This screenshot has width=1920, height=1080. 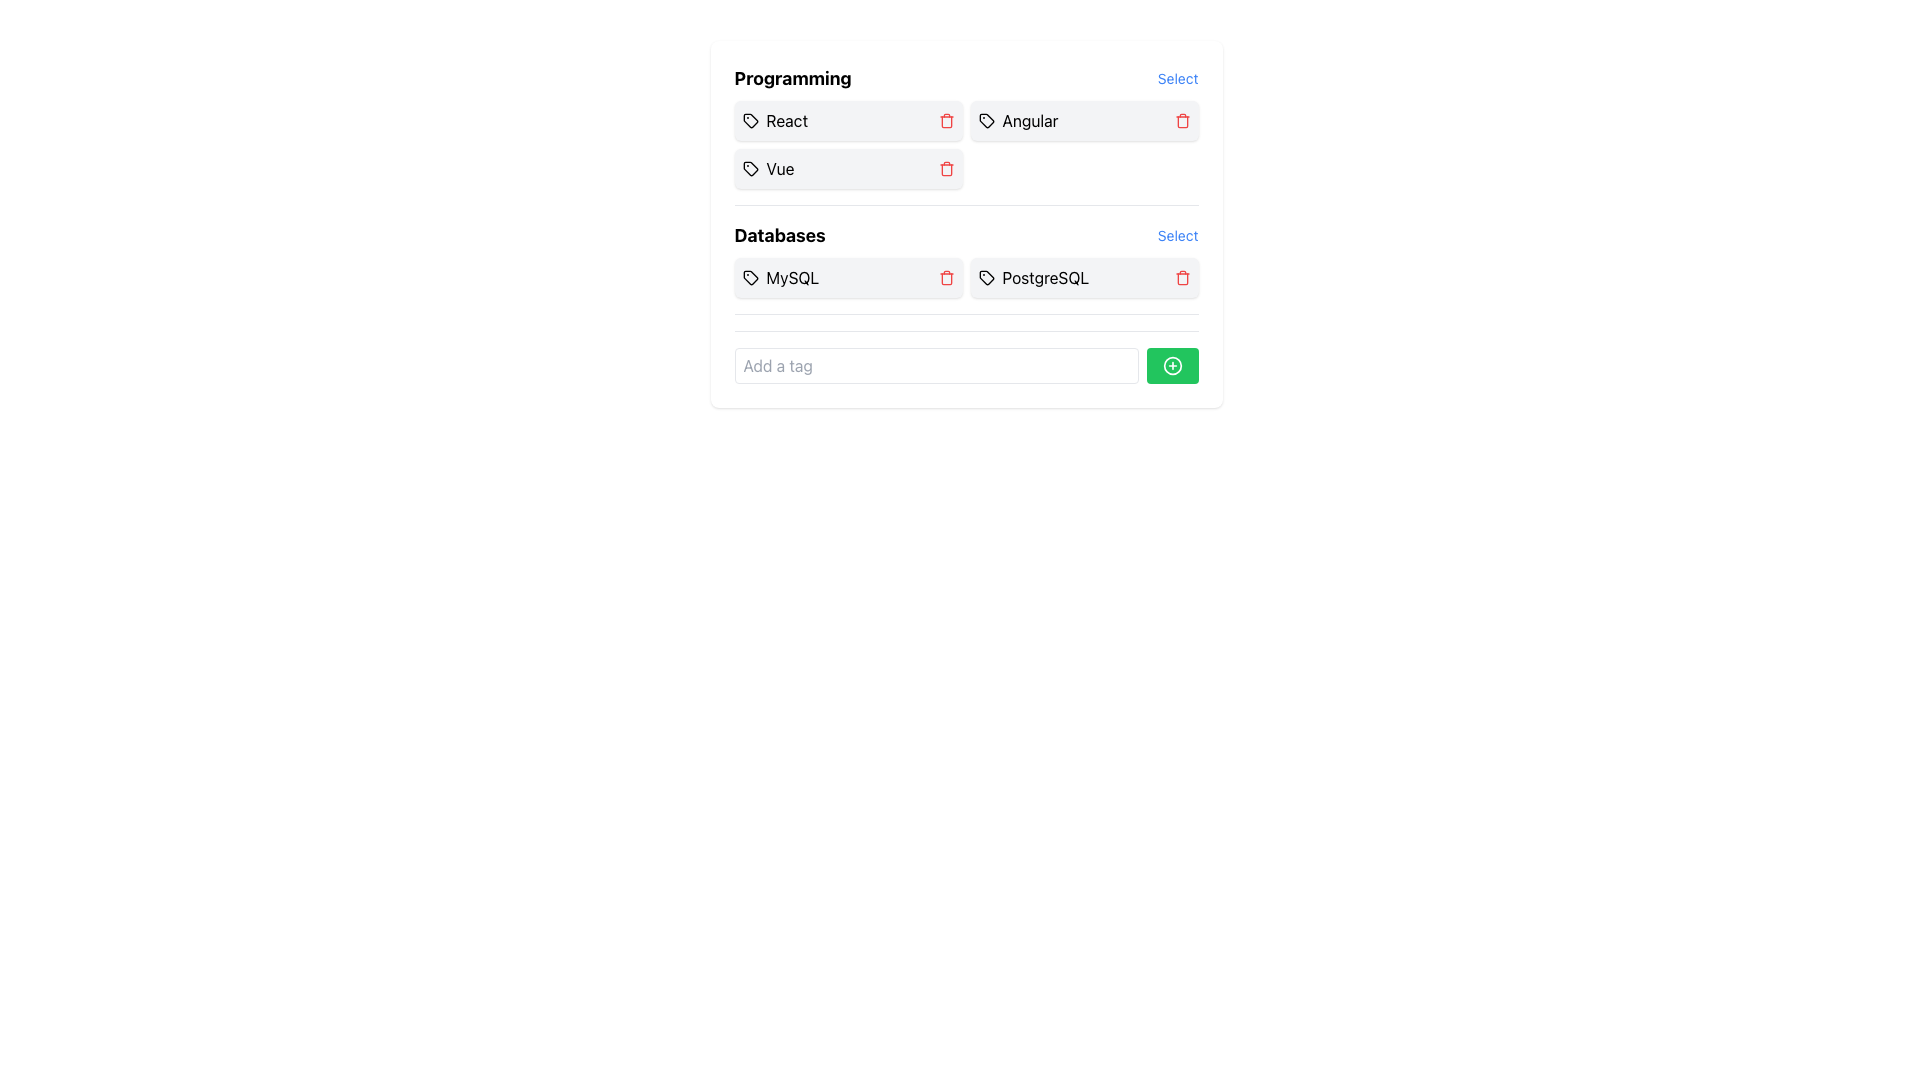 I want to click on the tag icon on the 'PostgreSQL' button-like list item located in the 'Databases' section, so click(x=1083, y=277).